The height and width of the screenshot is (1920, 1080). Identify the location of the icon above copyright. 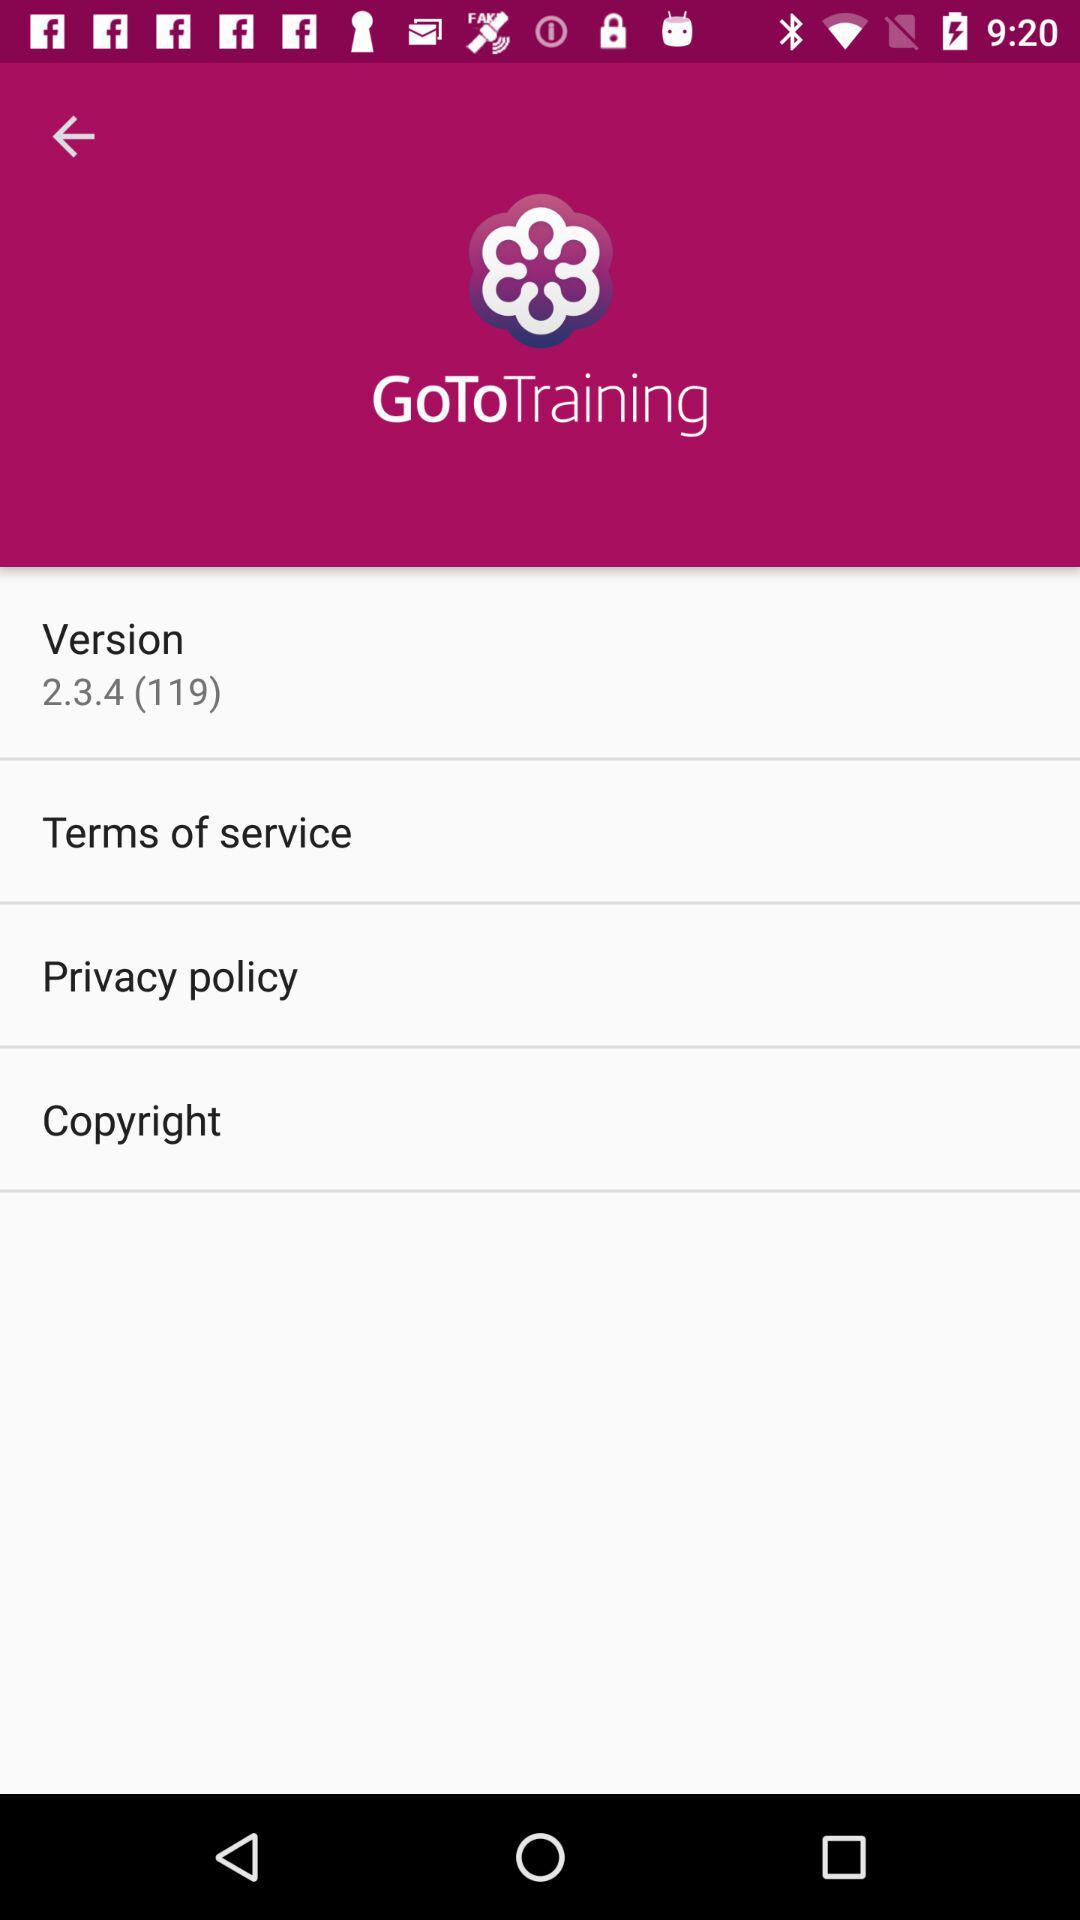
(169, 974).